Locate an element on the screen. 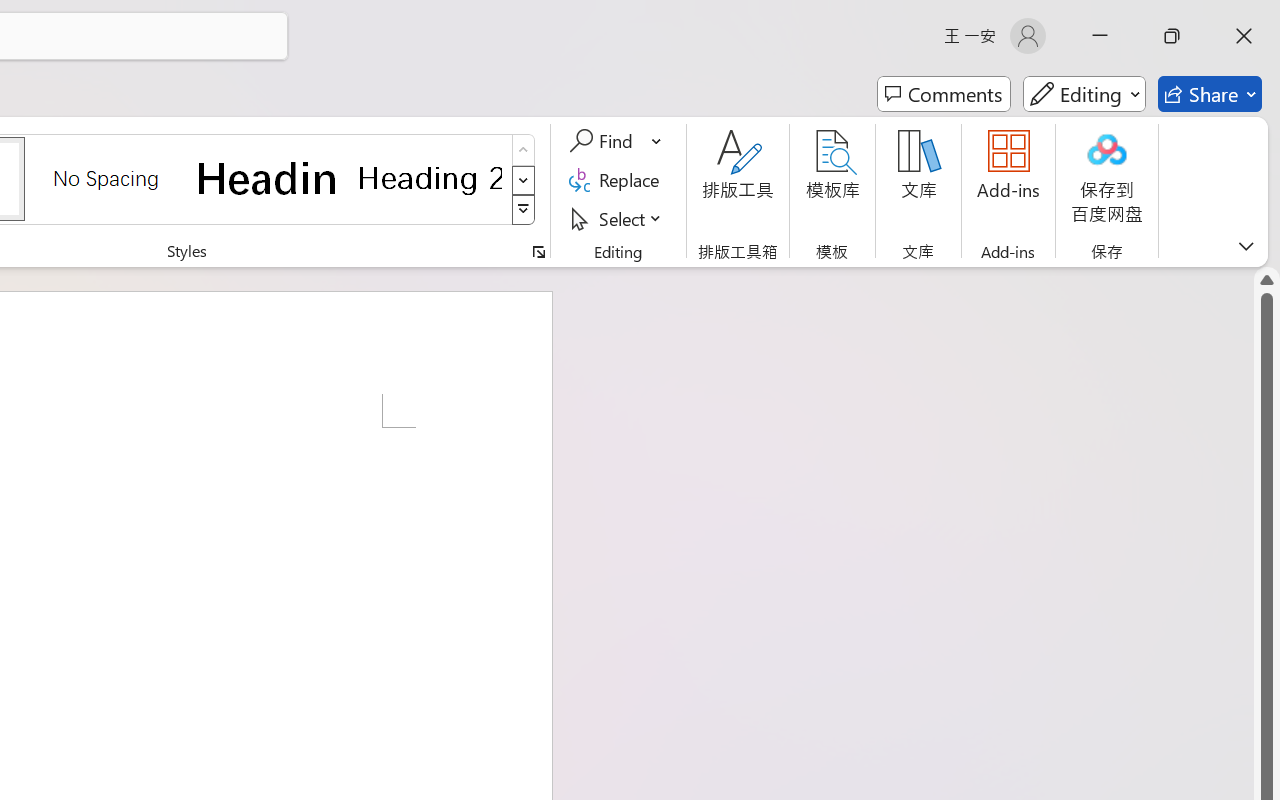 This screenshot has width=1280, height=800. 'Select' is located at coordinates (617, 218).